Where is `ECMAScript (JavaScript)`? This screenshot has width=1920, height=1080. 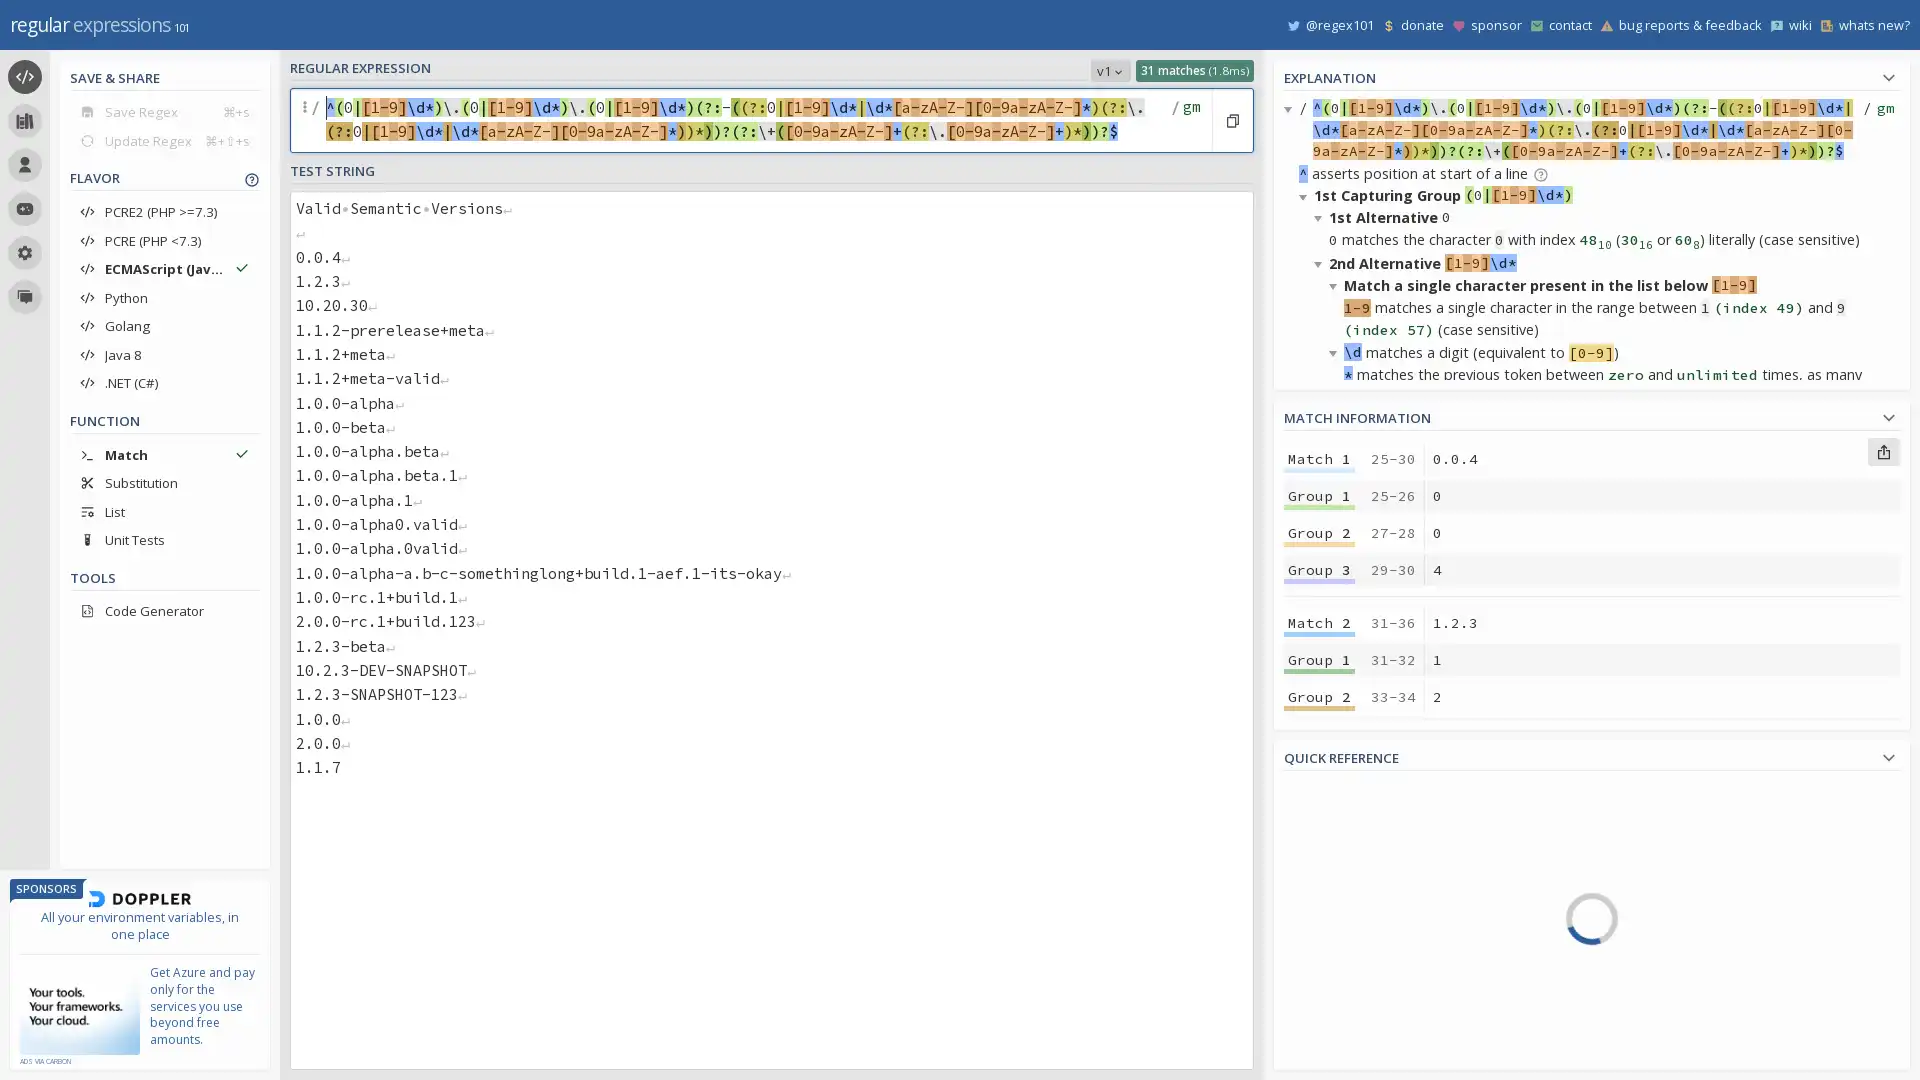 ECMAScript (JavaScript) is located at coordinates (164, 268).